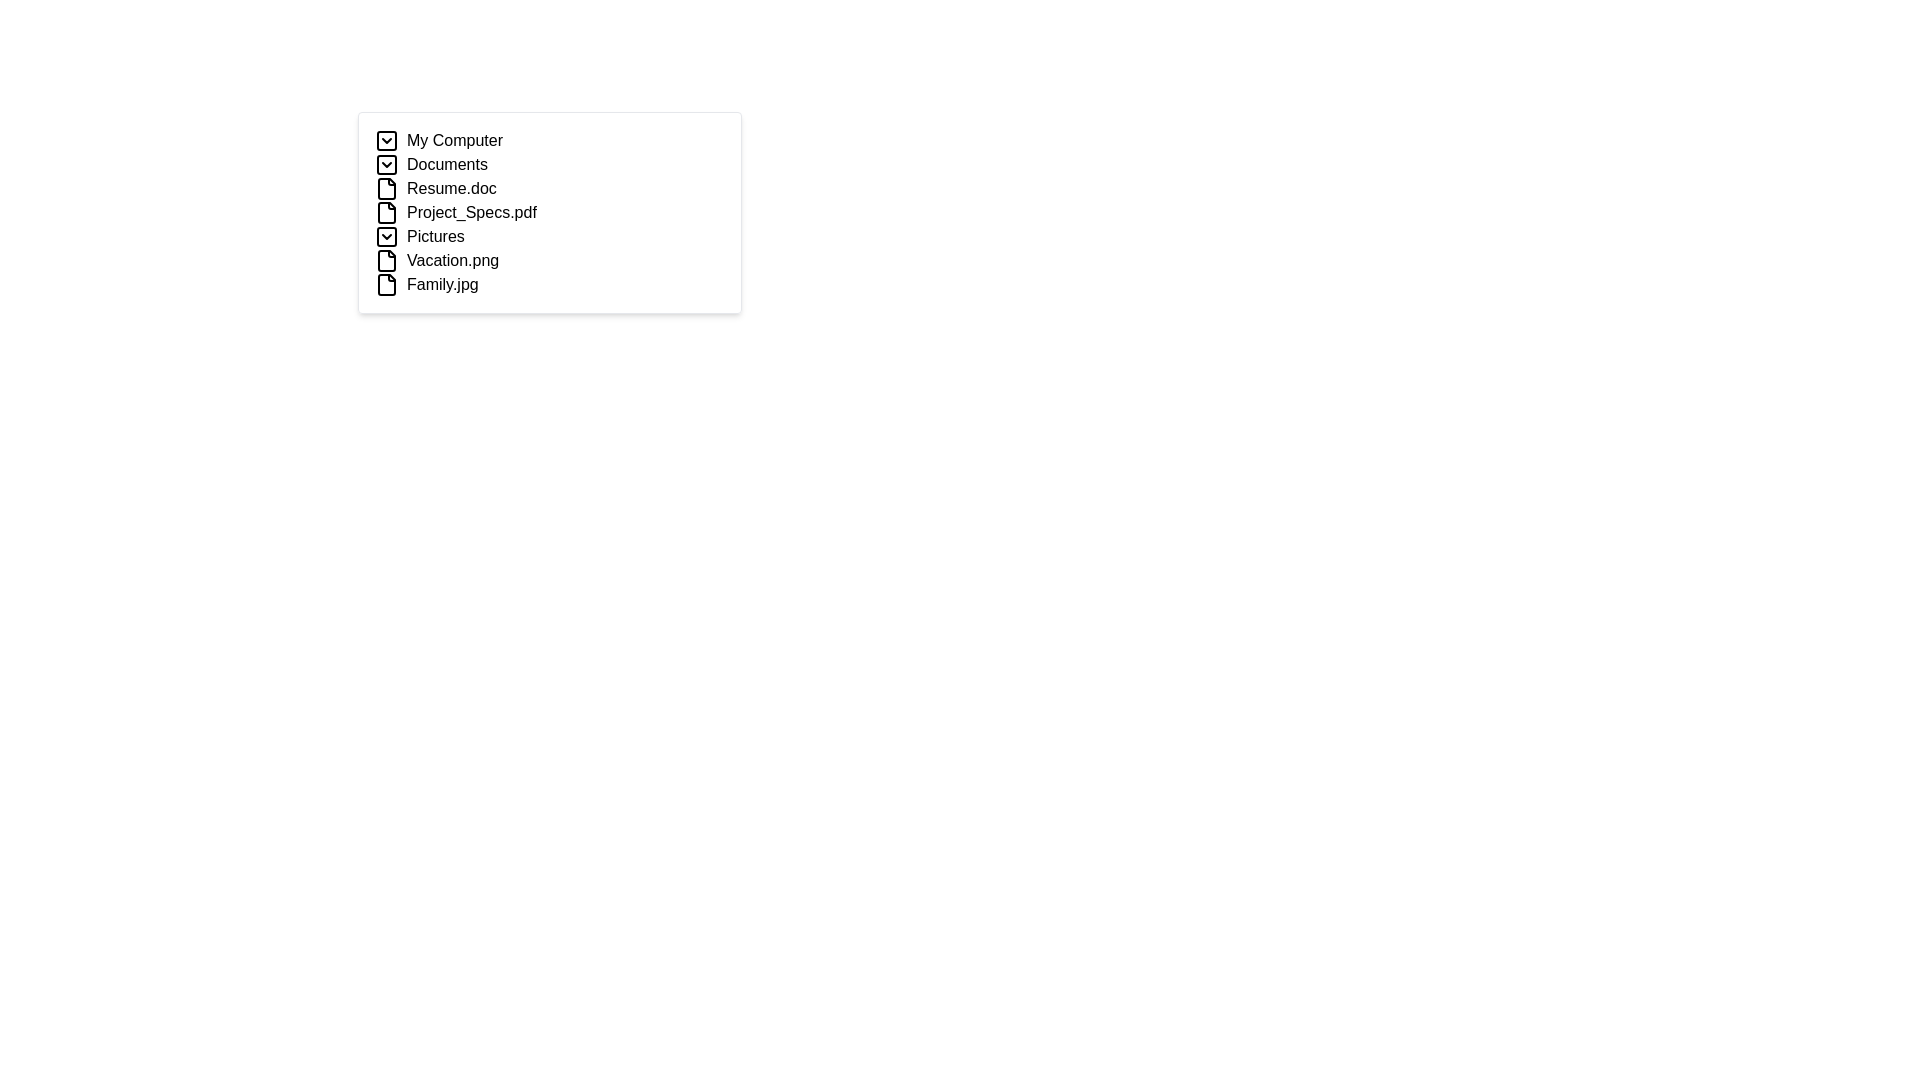 This screenshot has width=1920, height=1080. What do you see at coordinates (387, 212) in the screenshot?
I see `the file icon styled as a document outline with rounded corners and a folded upper-right corner, located to the left of 'Project_Specs.pdf' in the fourth row of the file list` at bounding box center [387, 212].